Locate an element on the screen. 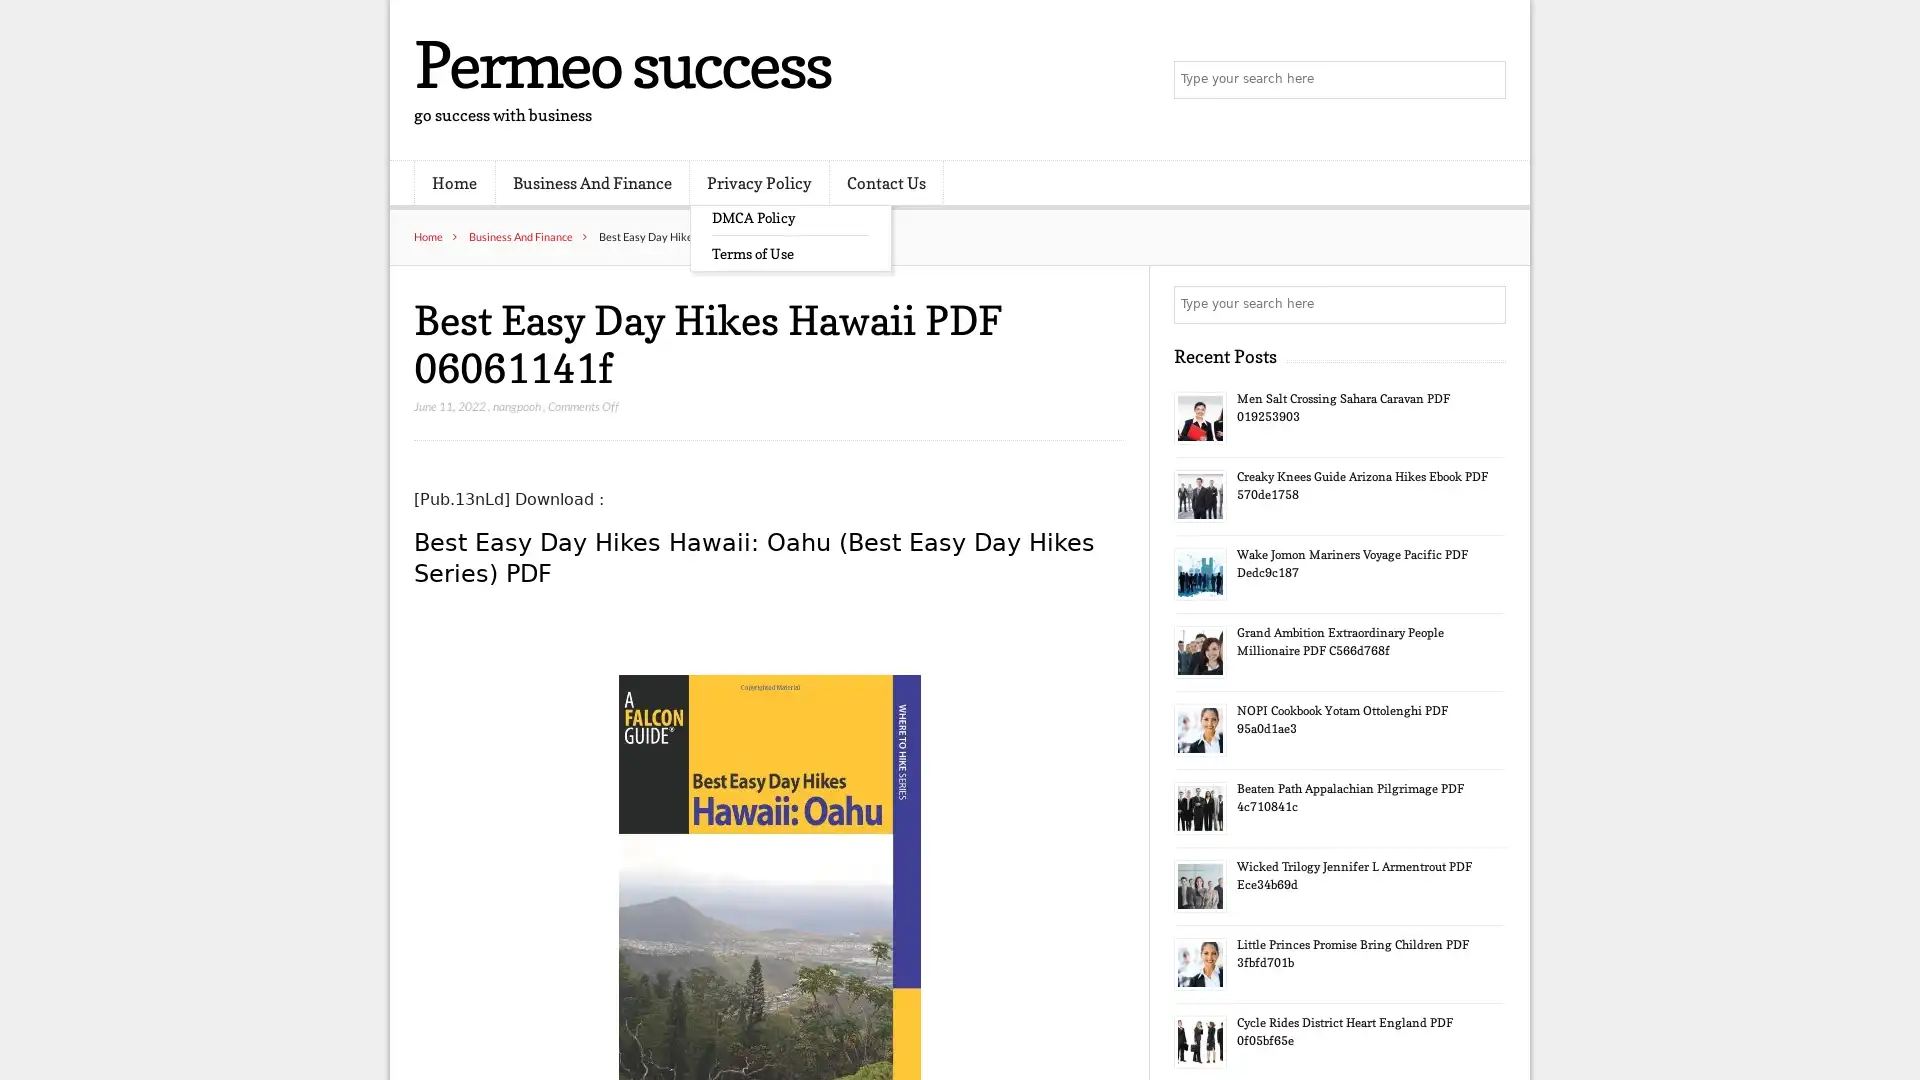  Search is located at coordinates (1485, 304).